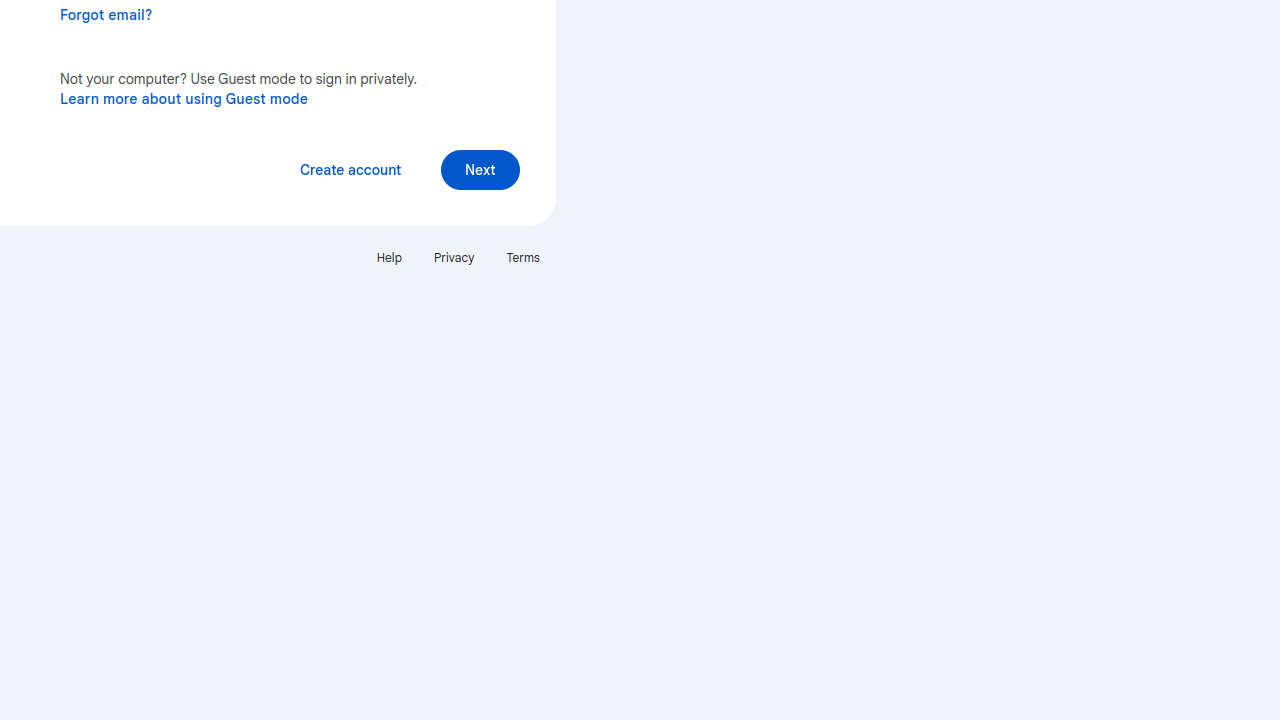 This screenshot has width=1280, height=720. What do you see at coordinates (523, 256) in the screenshot?
I see `'Terms'` at bounding box center [523, 256].